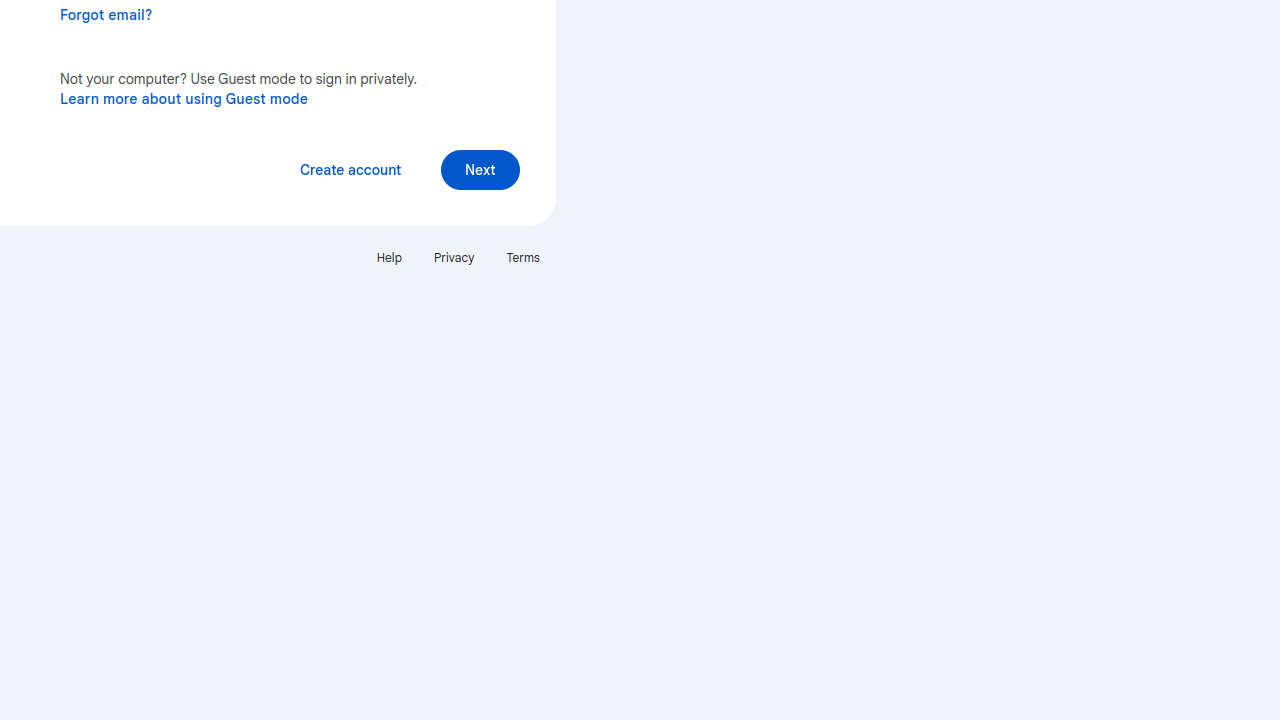 This screenshot has width=1280, height=720. What do you see at coordinates (523, 256) in the screenshot?
I see `'Terms'` at bounding box center [523, 256].